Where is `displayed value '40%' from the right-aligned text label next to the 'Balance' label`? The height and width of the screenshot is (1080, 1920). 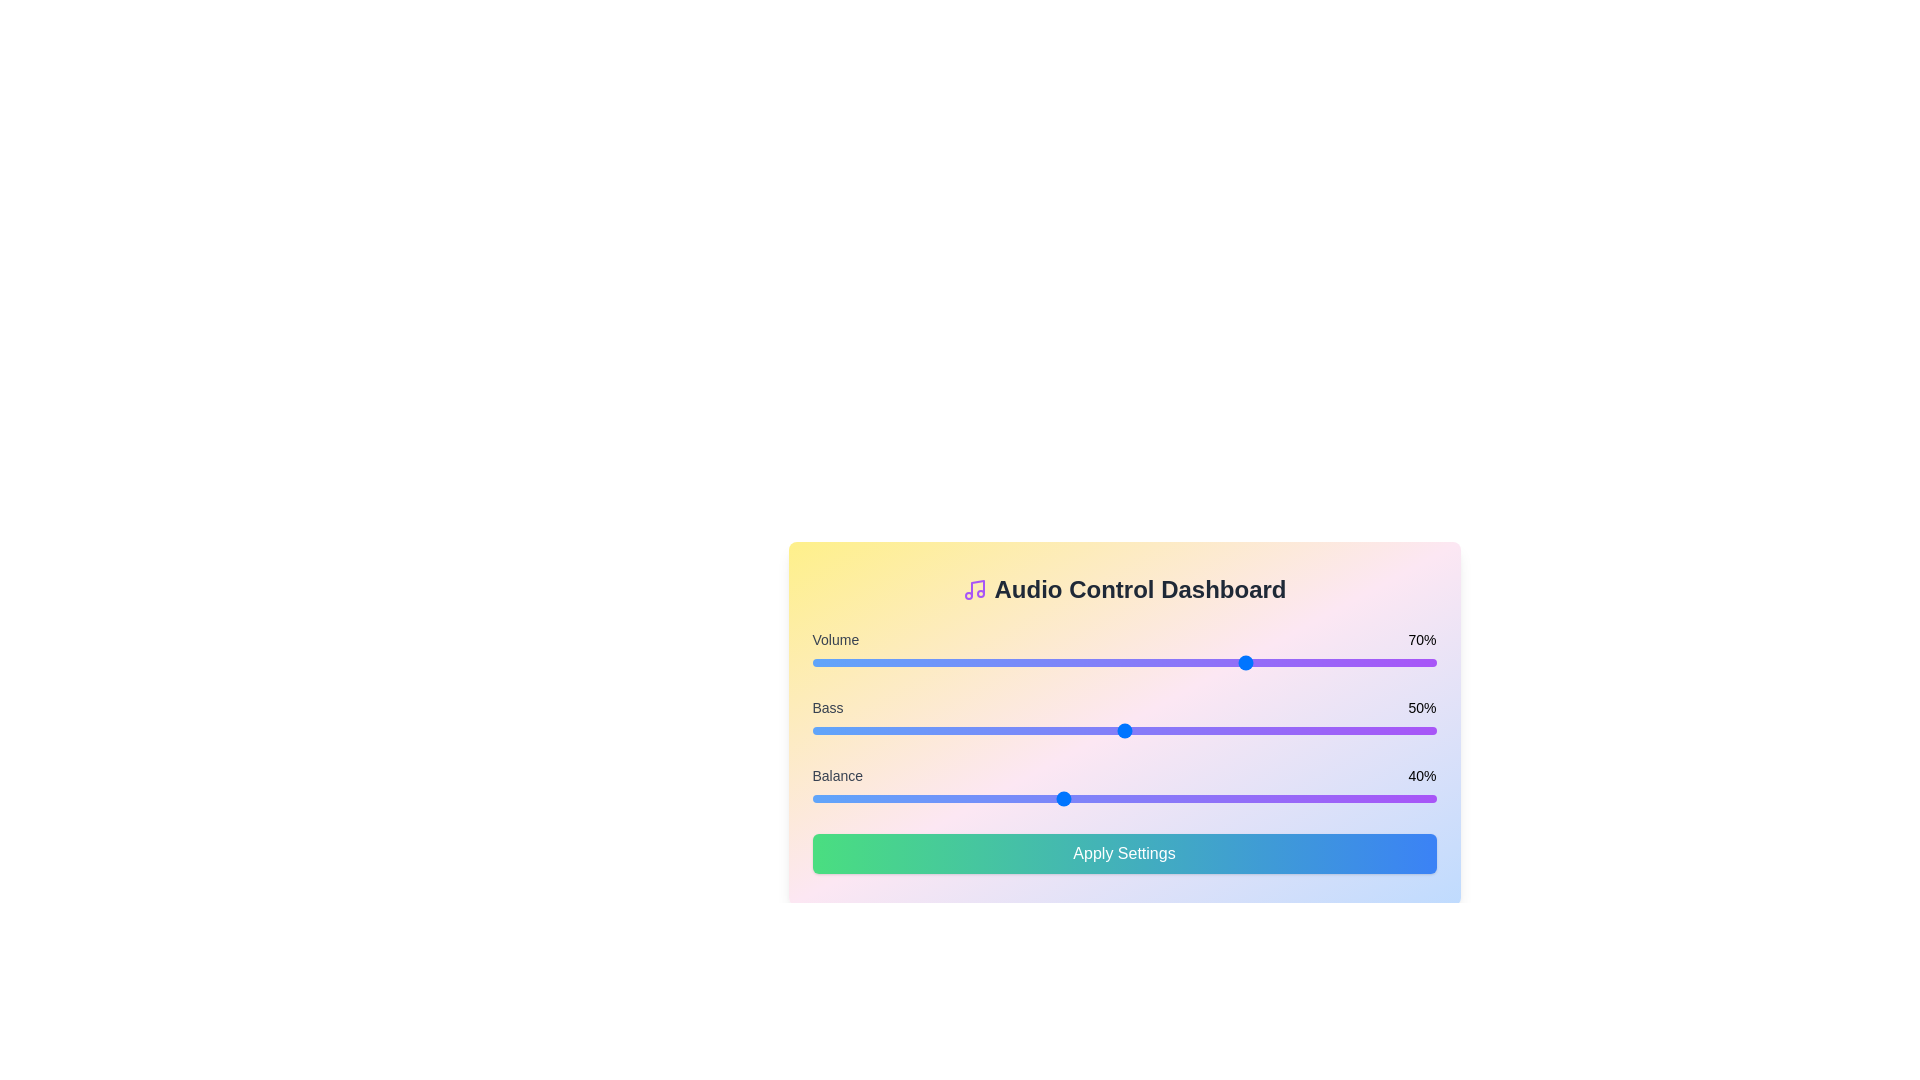
displayed value '40%' from the right-aligned text label next to the 'Balance' label is located at coordinates (1421, 774).